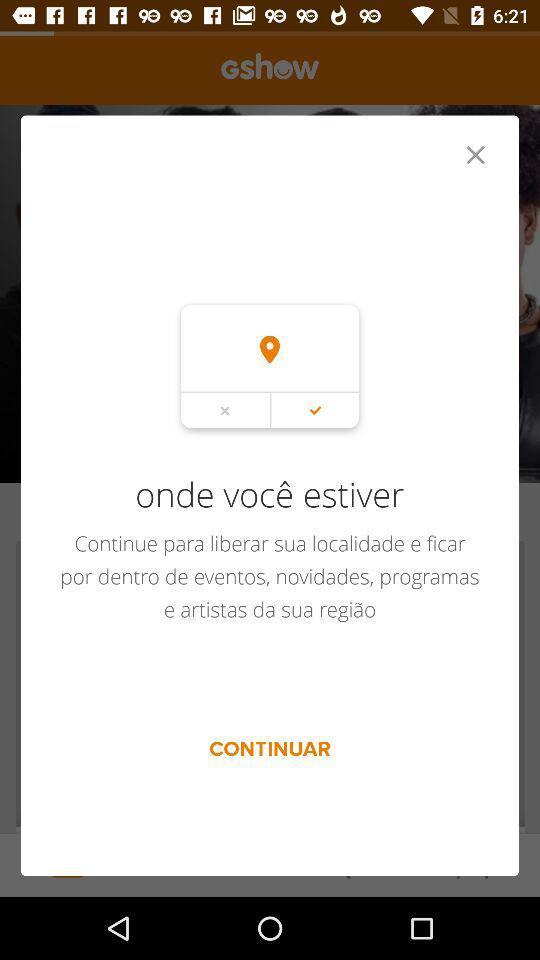 This screenshot has width=540, height=960. Describe the element at coordinates (474, 154) in the screenshot. I see `item at the top right corner` at that location.